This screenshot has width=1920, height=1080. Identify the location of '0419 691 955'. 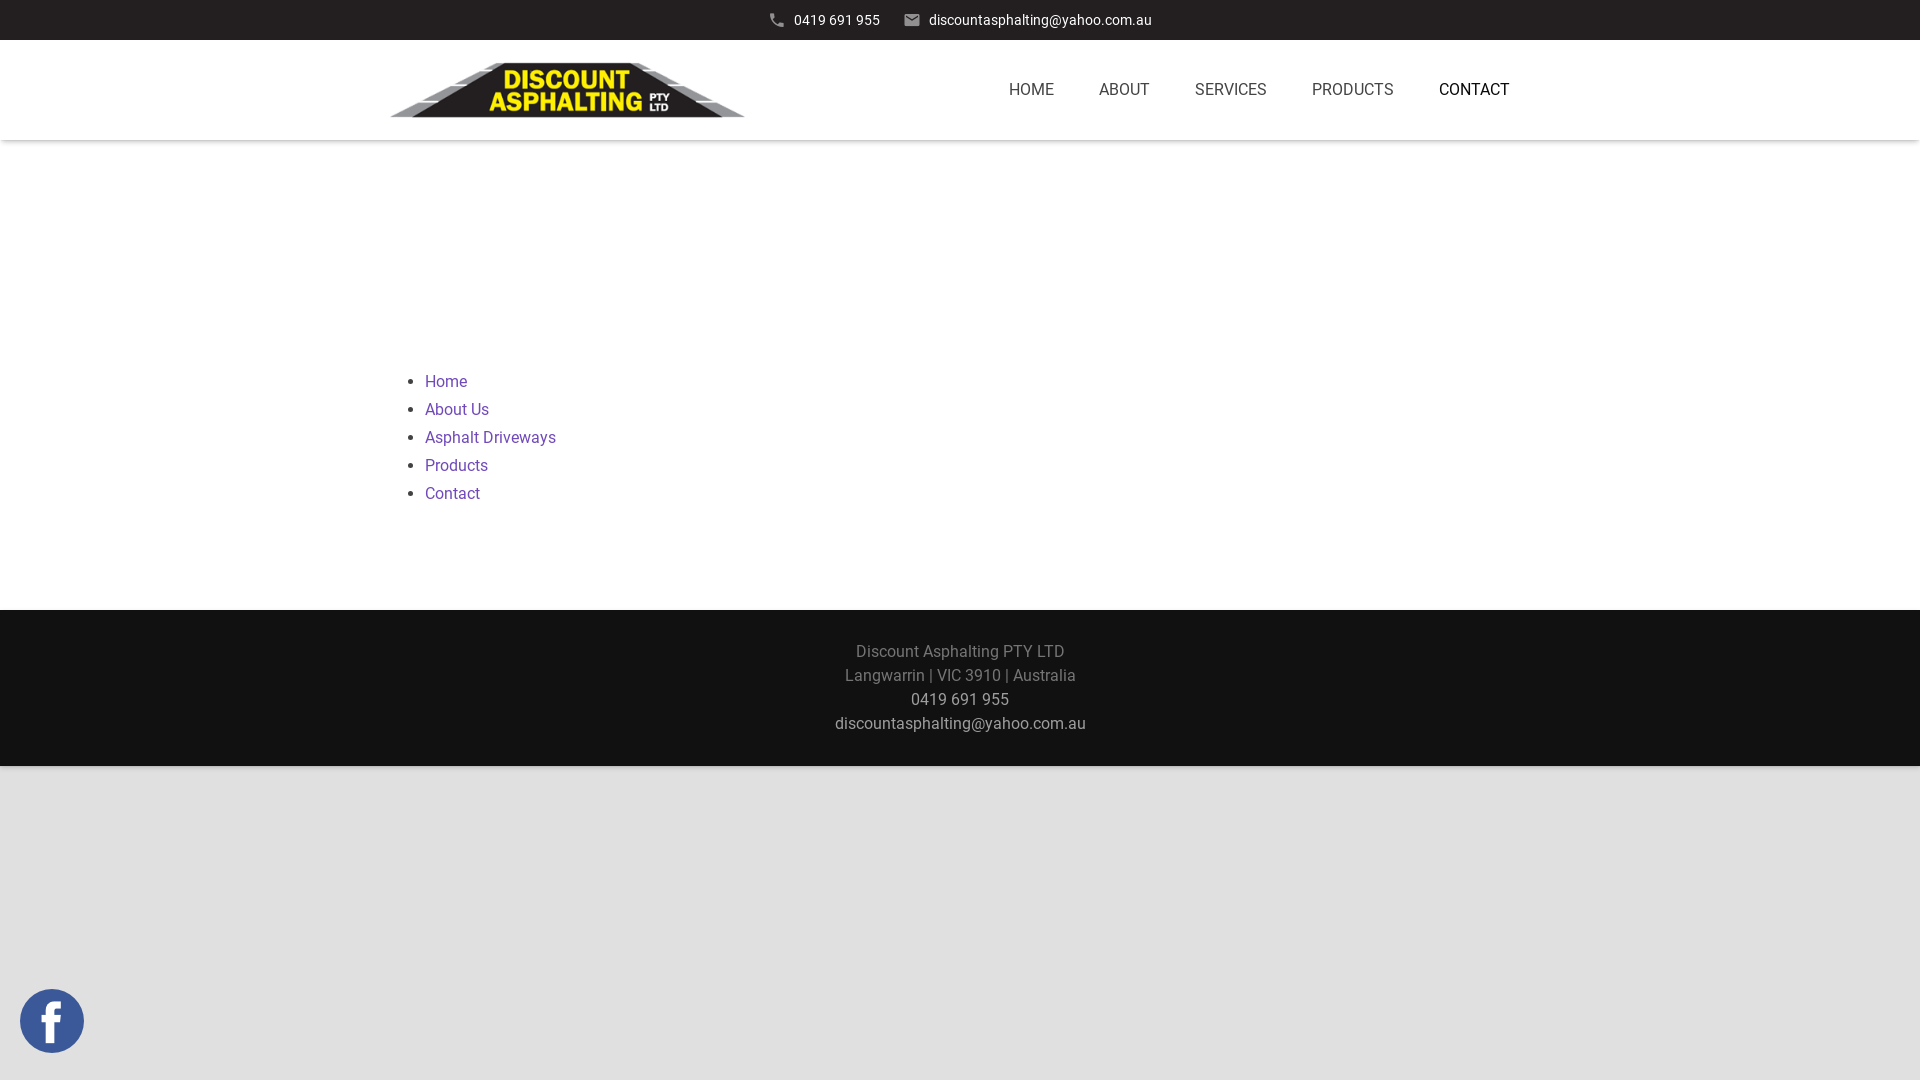
(960, 698).